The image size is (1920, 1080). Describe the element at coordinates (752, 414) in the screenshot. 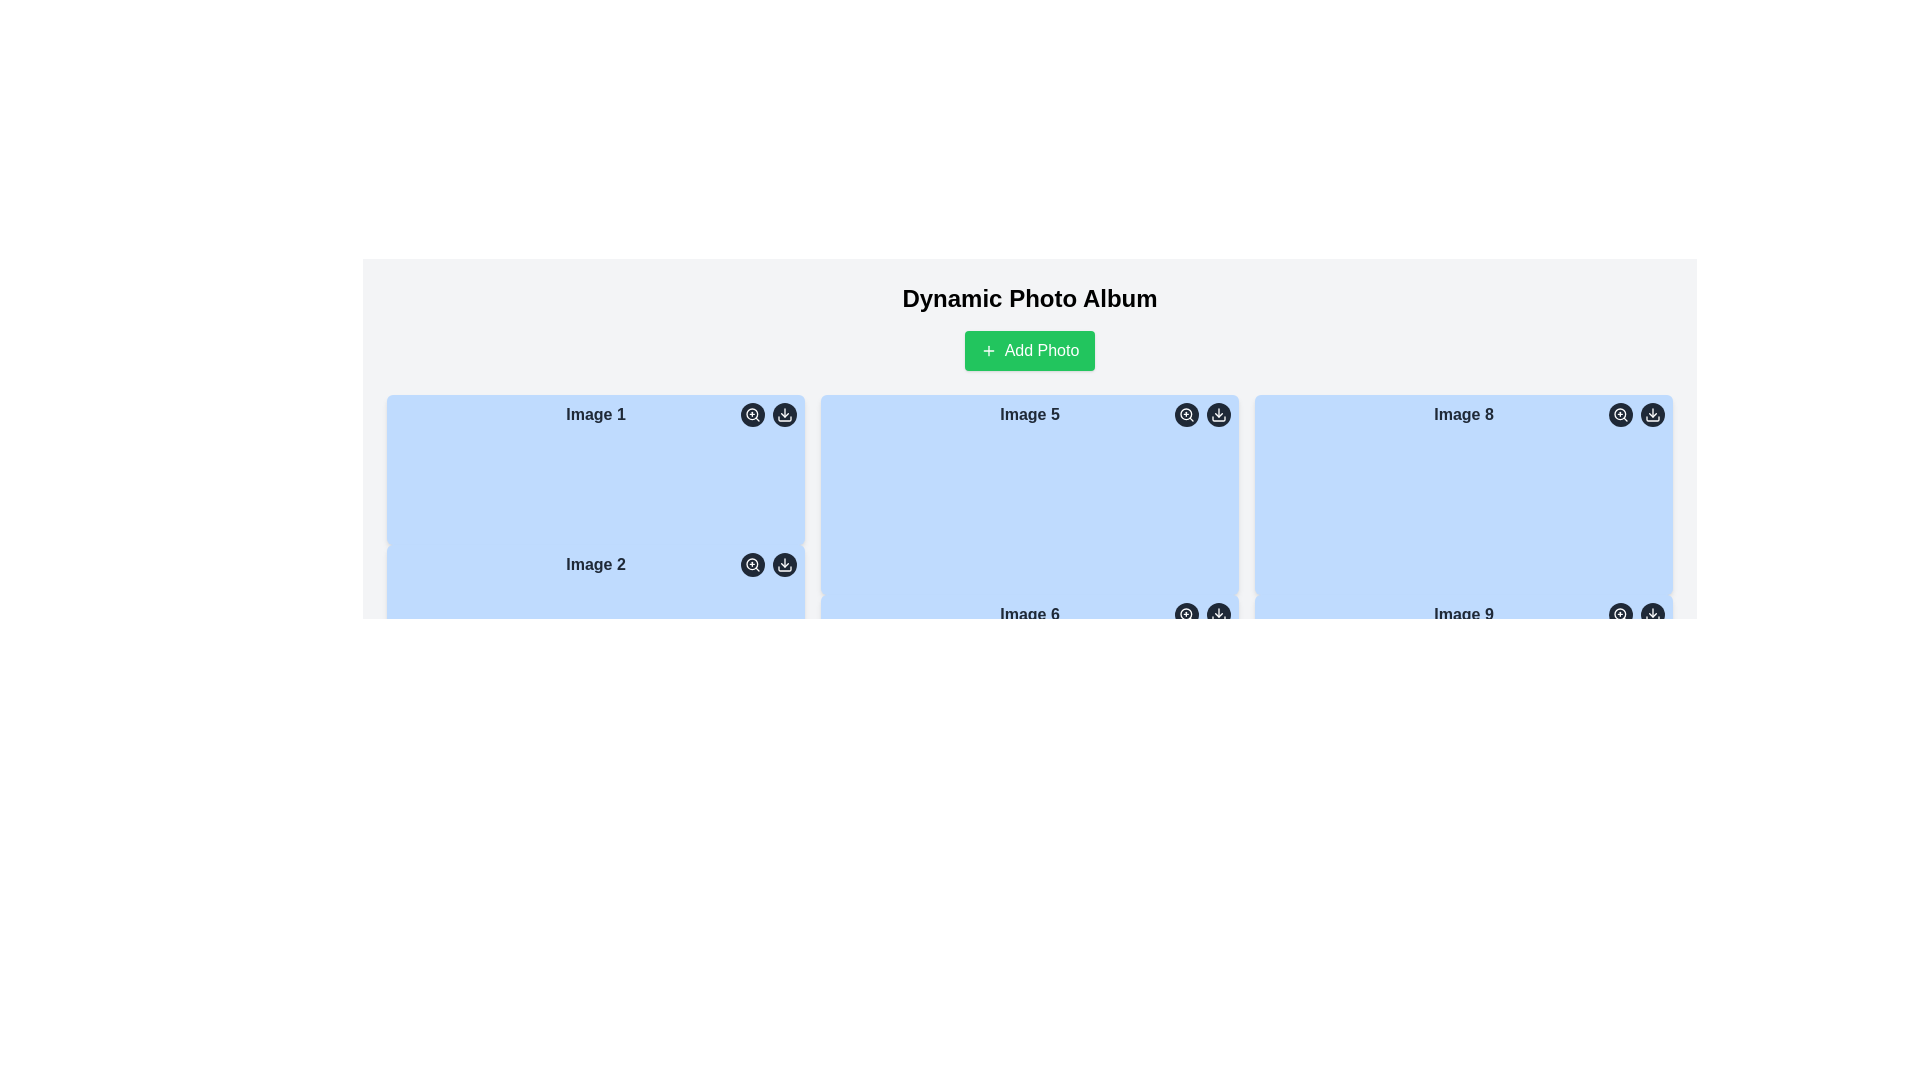

I see `the zoom button located in the top-right corner of the Image 1 card in the photo gallery, which triggers a magnification or detail display of the associated image` at that location.